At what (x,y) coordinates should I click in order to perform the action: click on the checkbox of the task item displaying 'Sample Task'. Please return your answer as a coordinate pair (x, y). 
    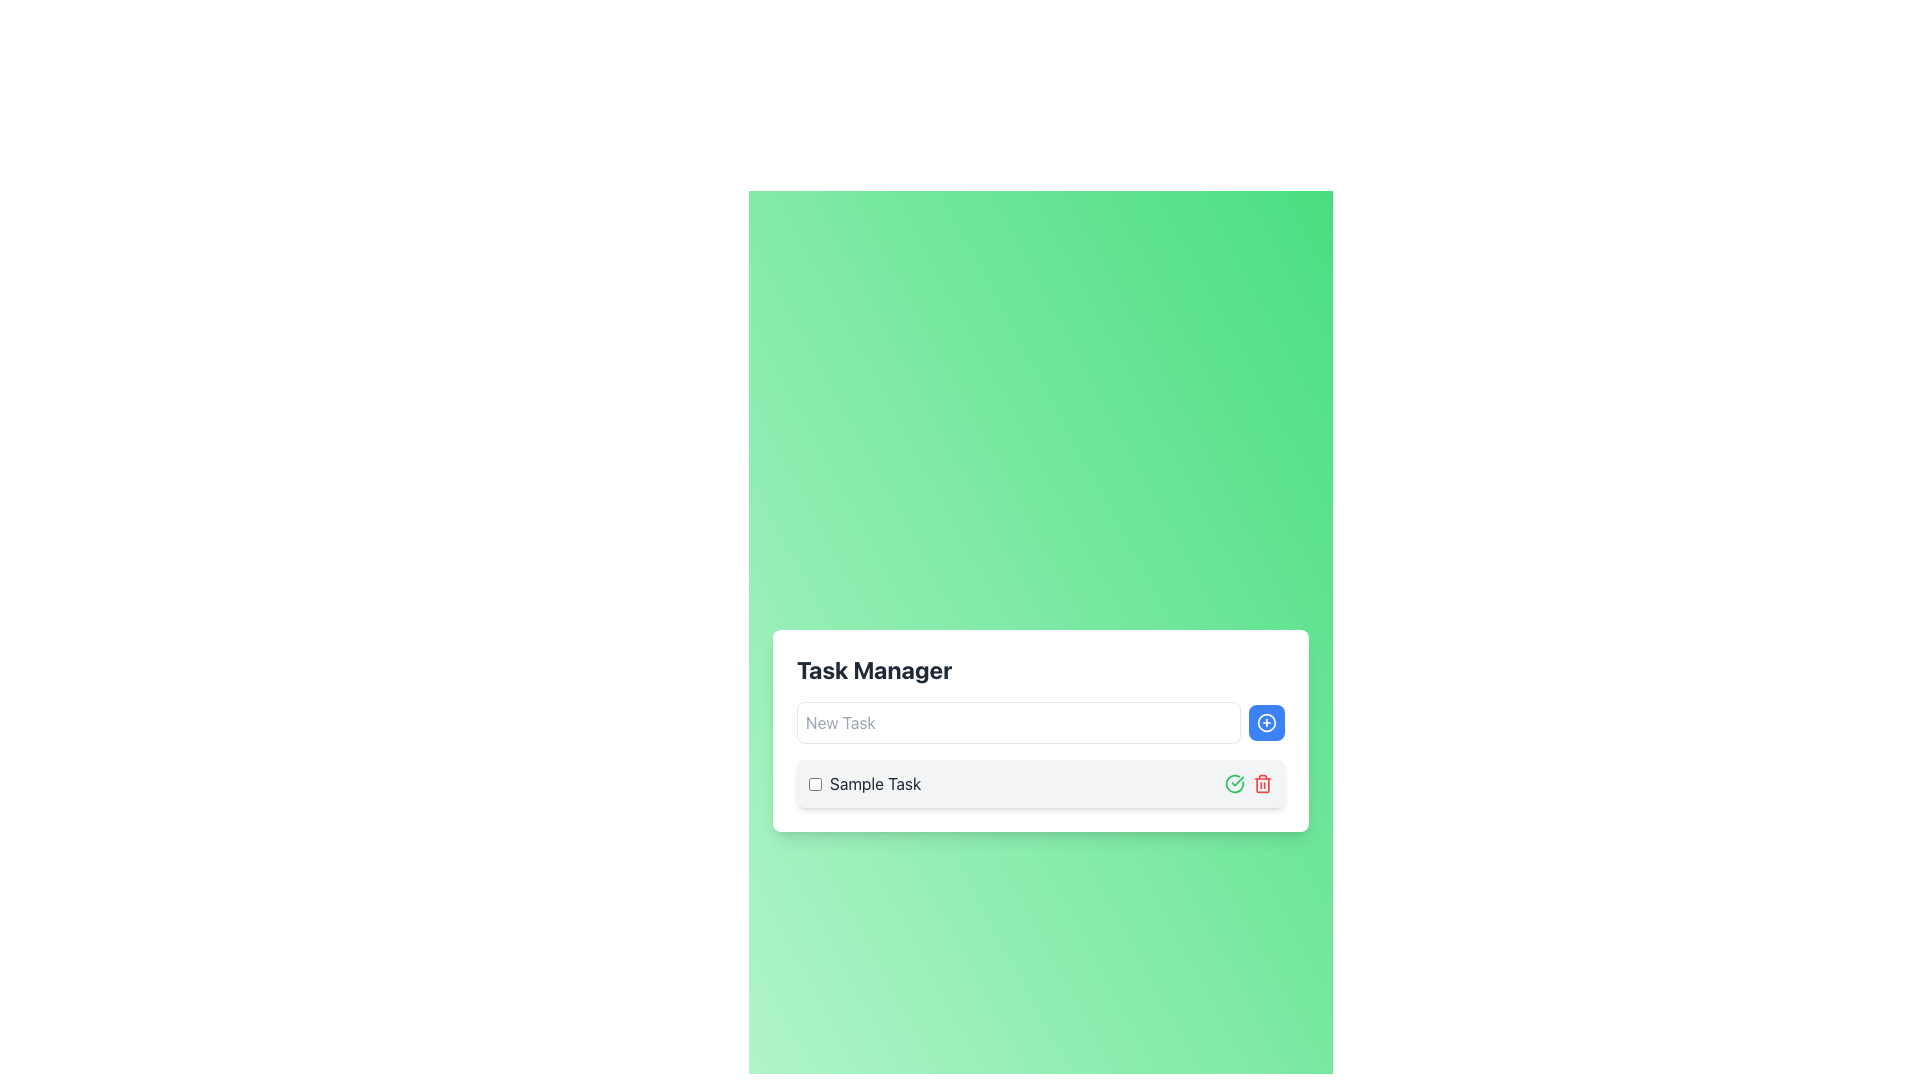
    Looking at the image, I should click on (1040, 782).